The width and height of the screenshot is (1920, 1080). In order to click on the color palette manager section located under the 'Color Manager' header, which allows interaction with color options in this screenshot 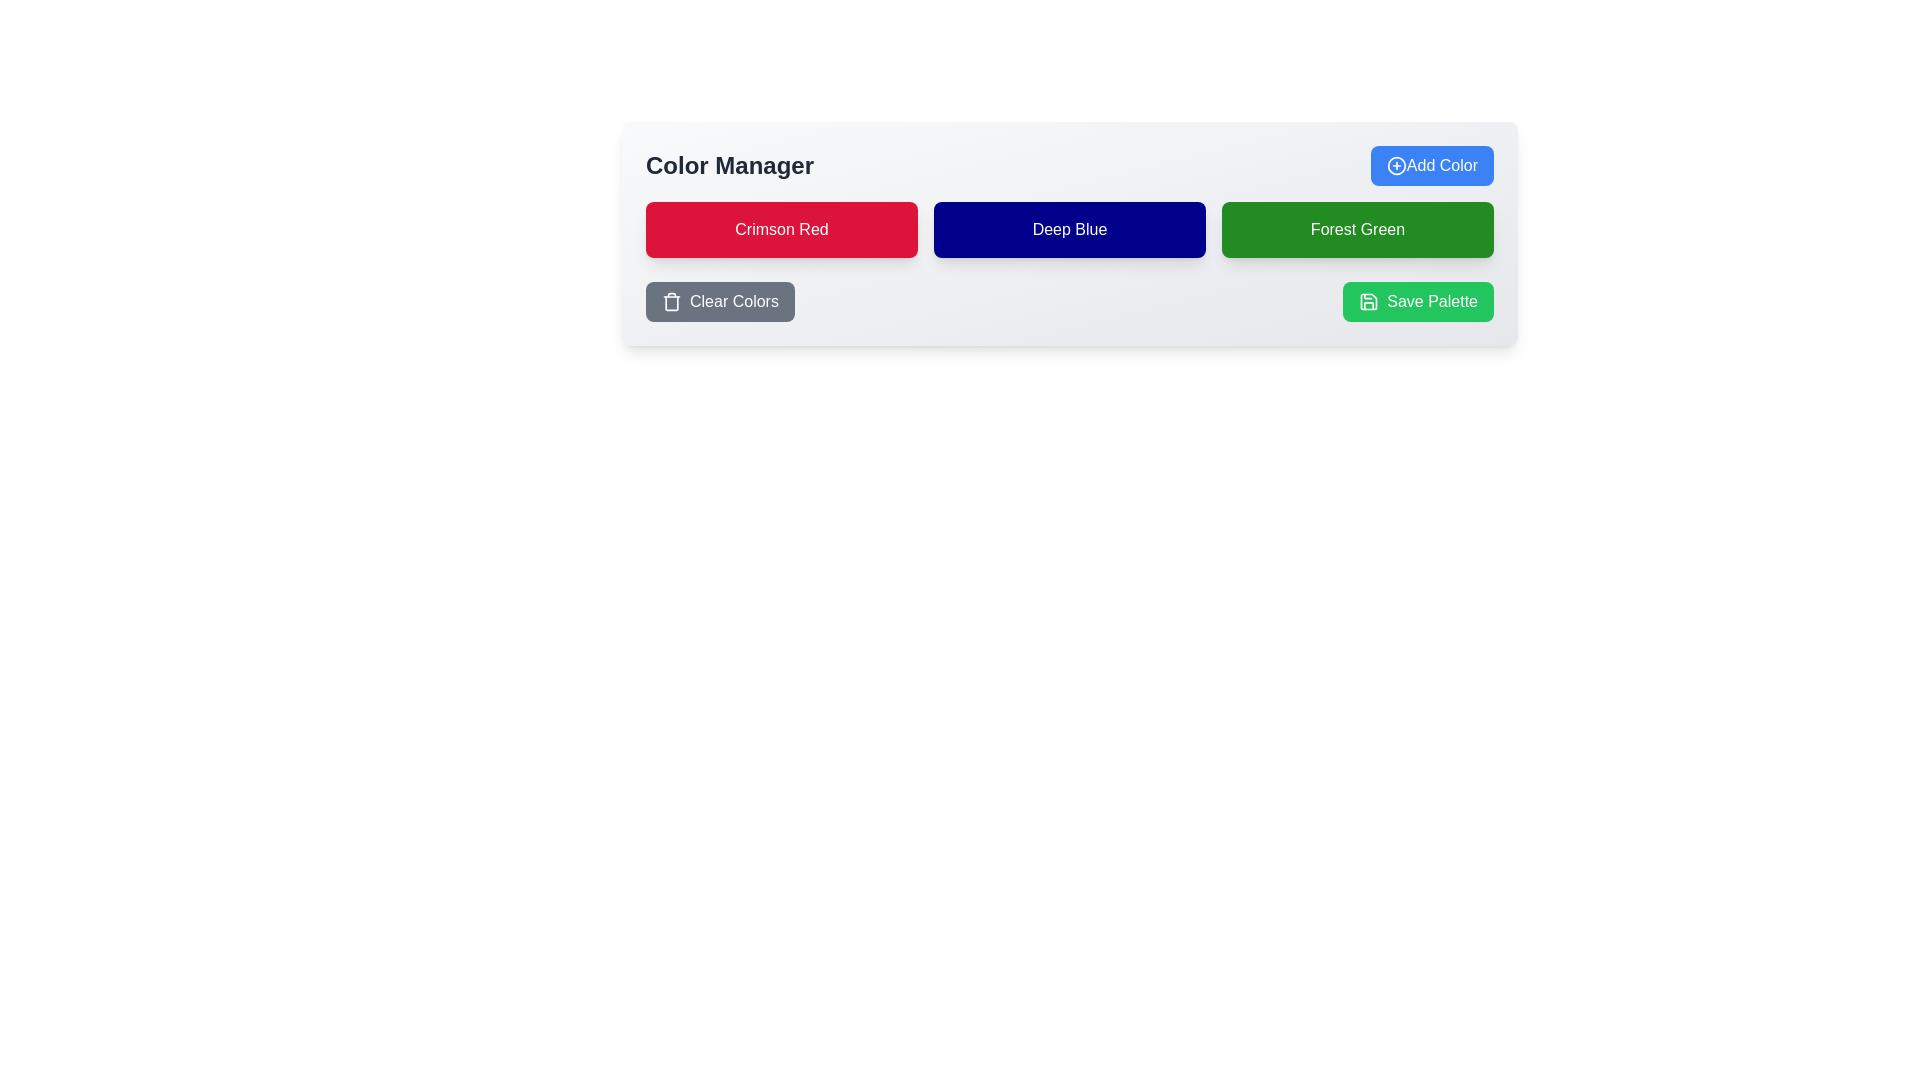, I will do `click(1069, 233)`.